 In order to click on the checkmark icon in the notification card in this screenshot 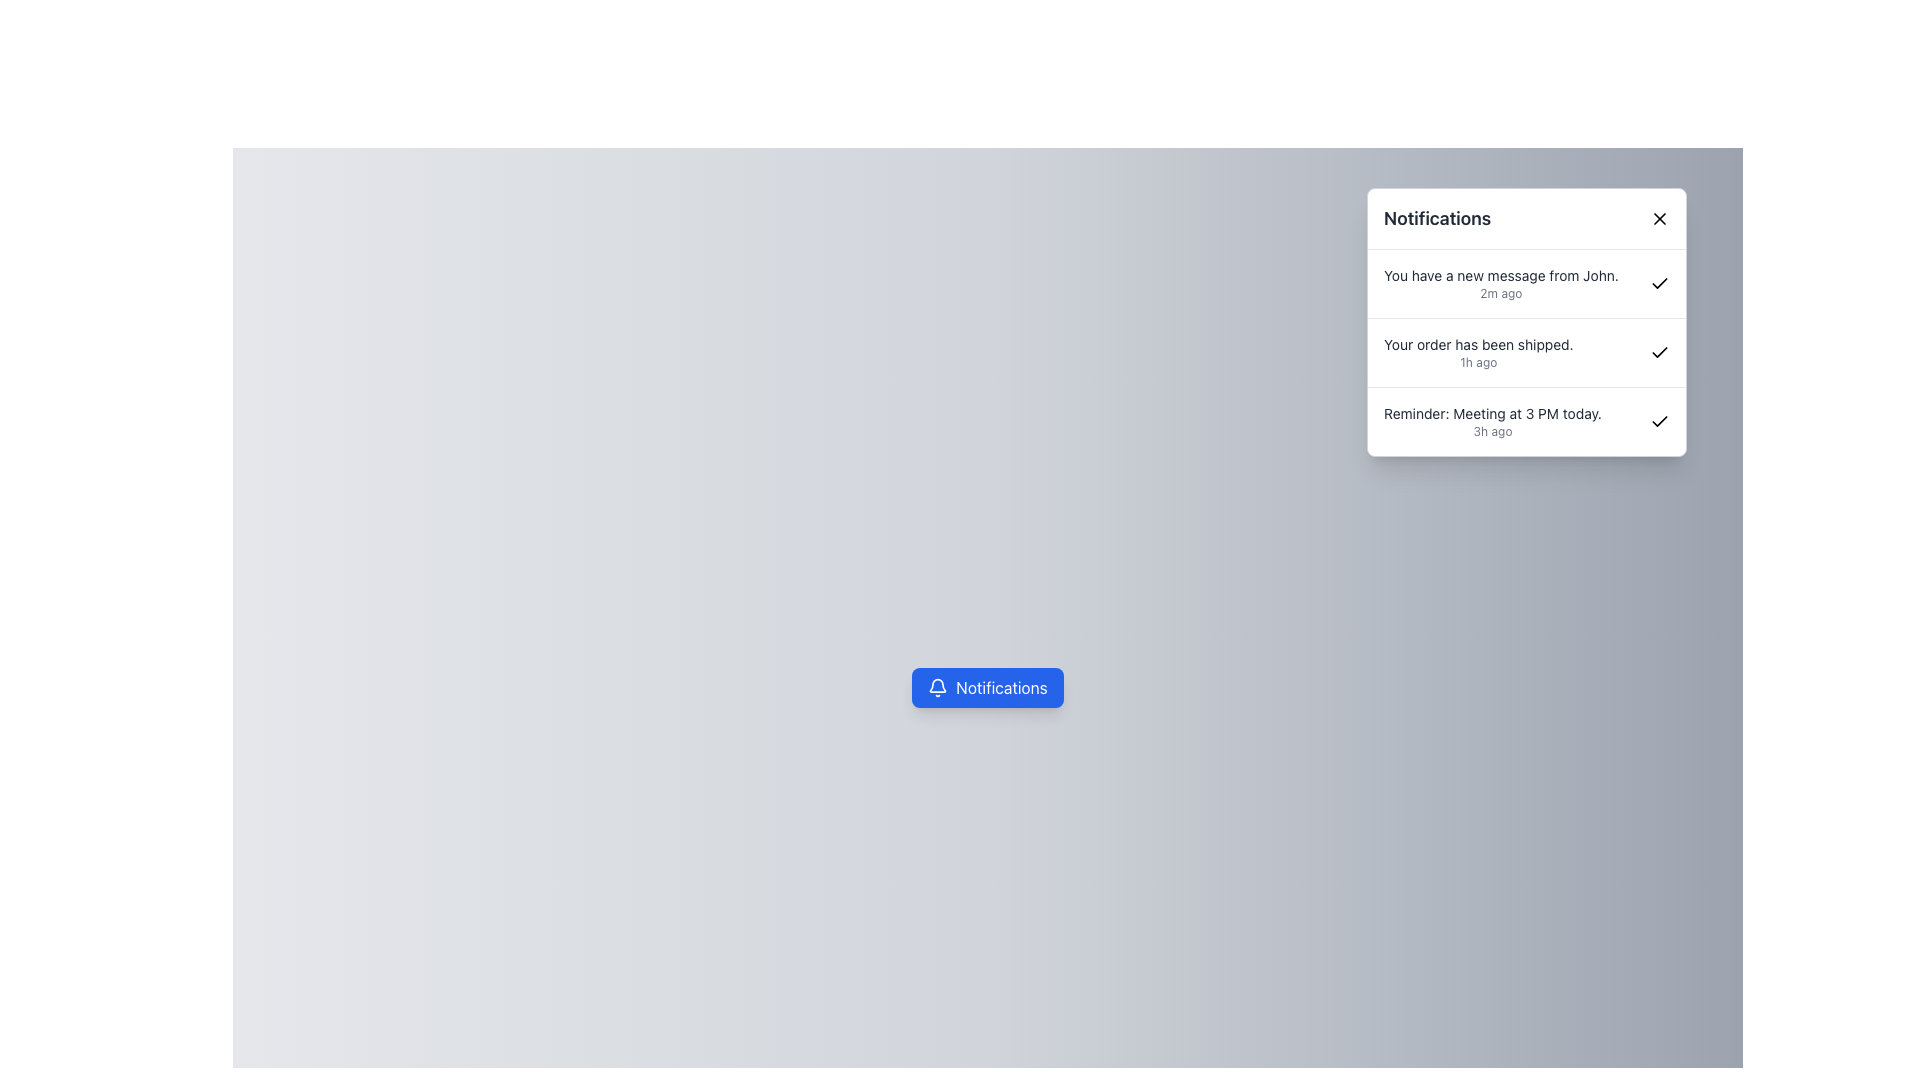, I will do `click(1660, 352)`.